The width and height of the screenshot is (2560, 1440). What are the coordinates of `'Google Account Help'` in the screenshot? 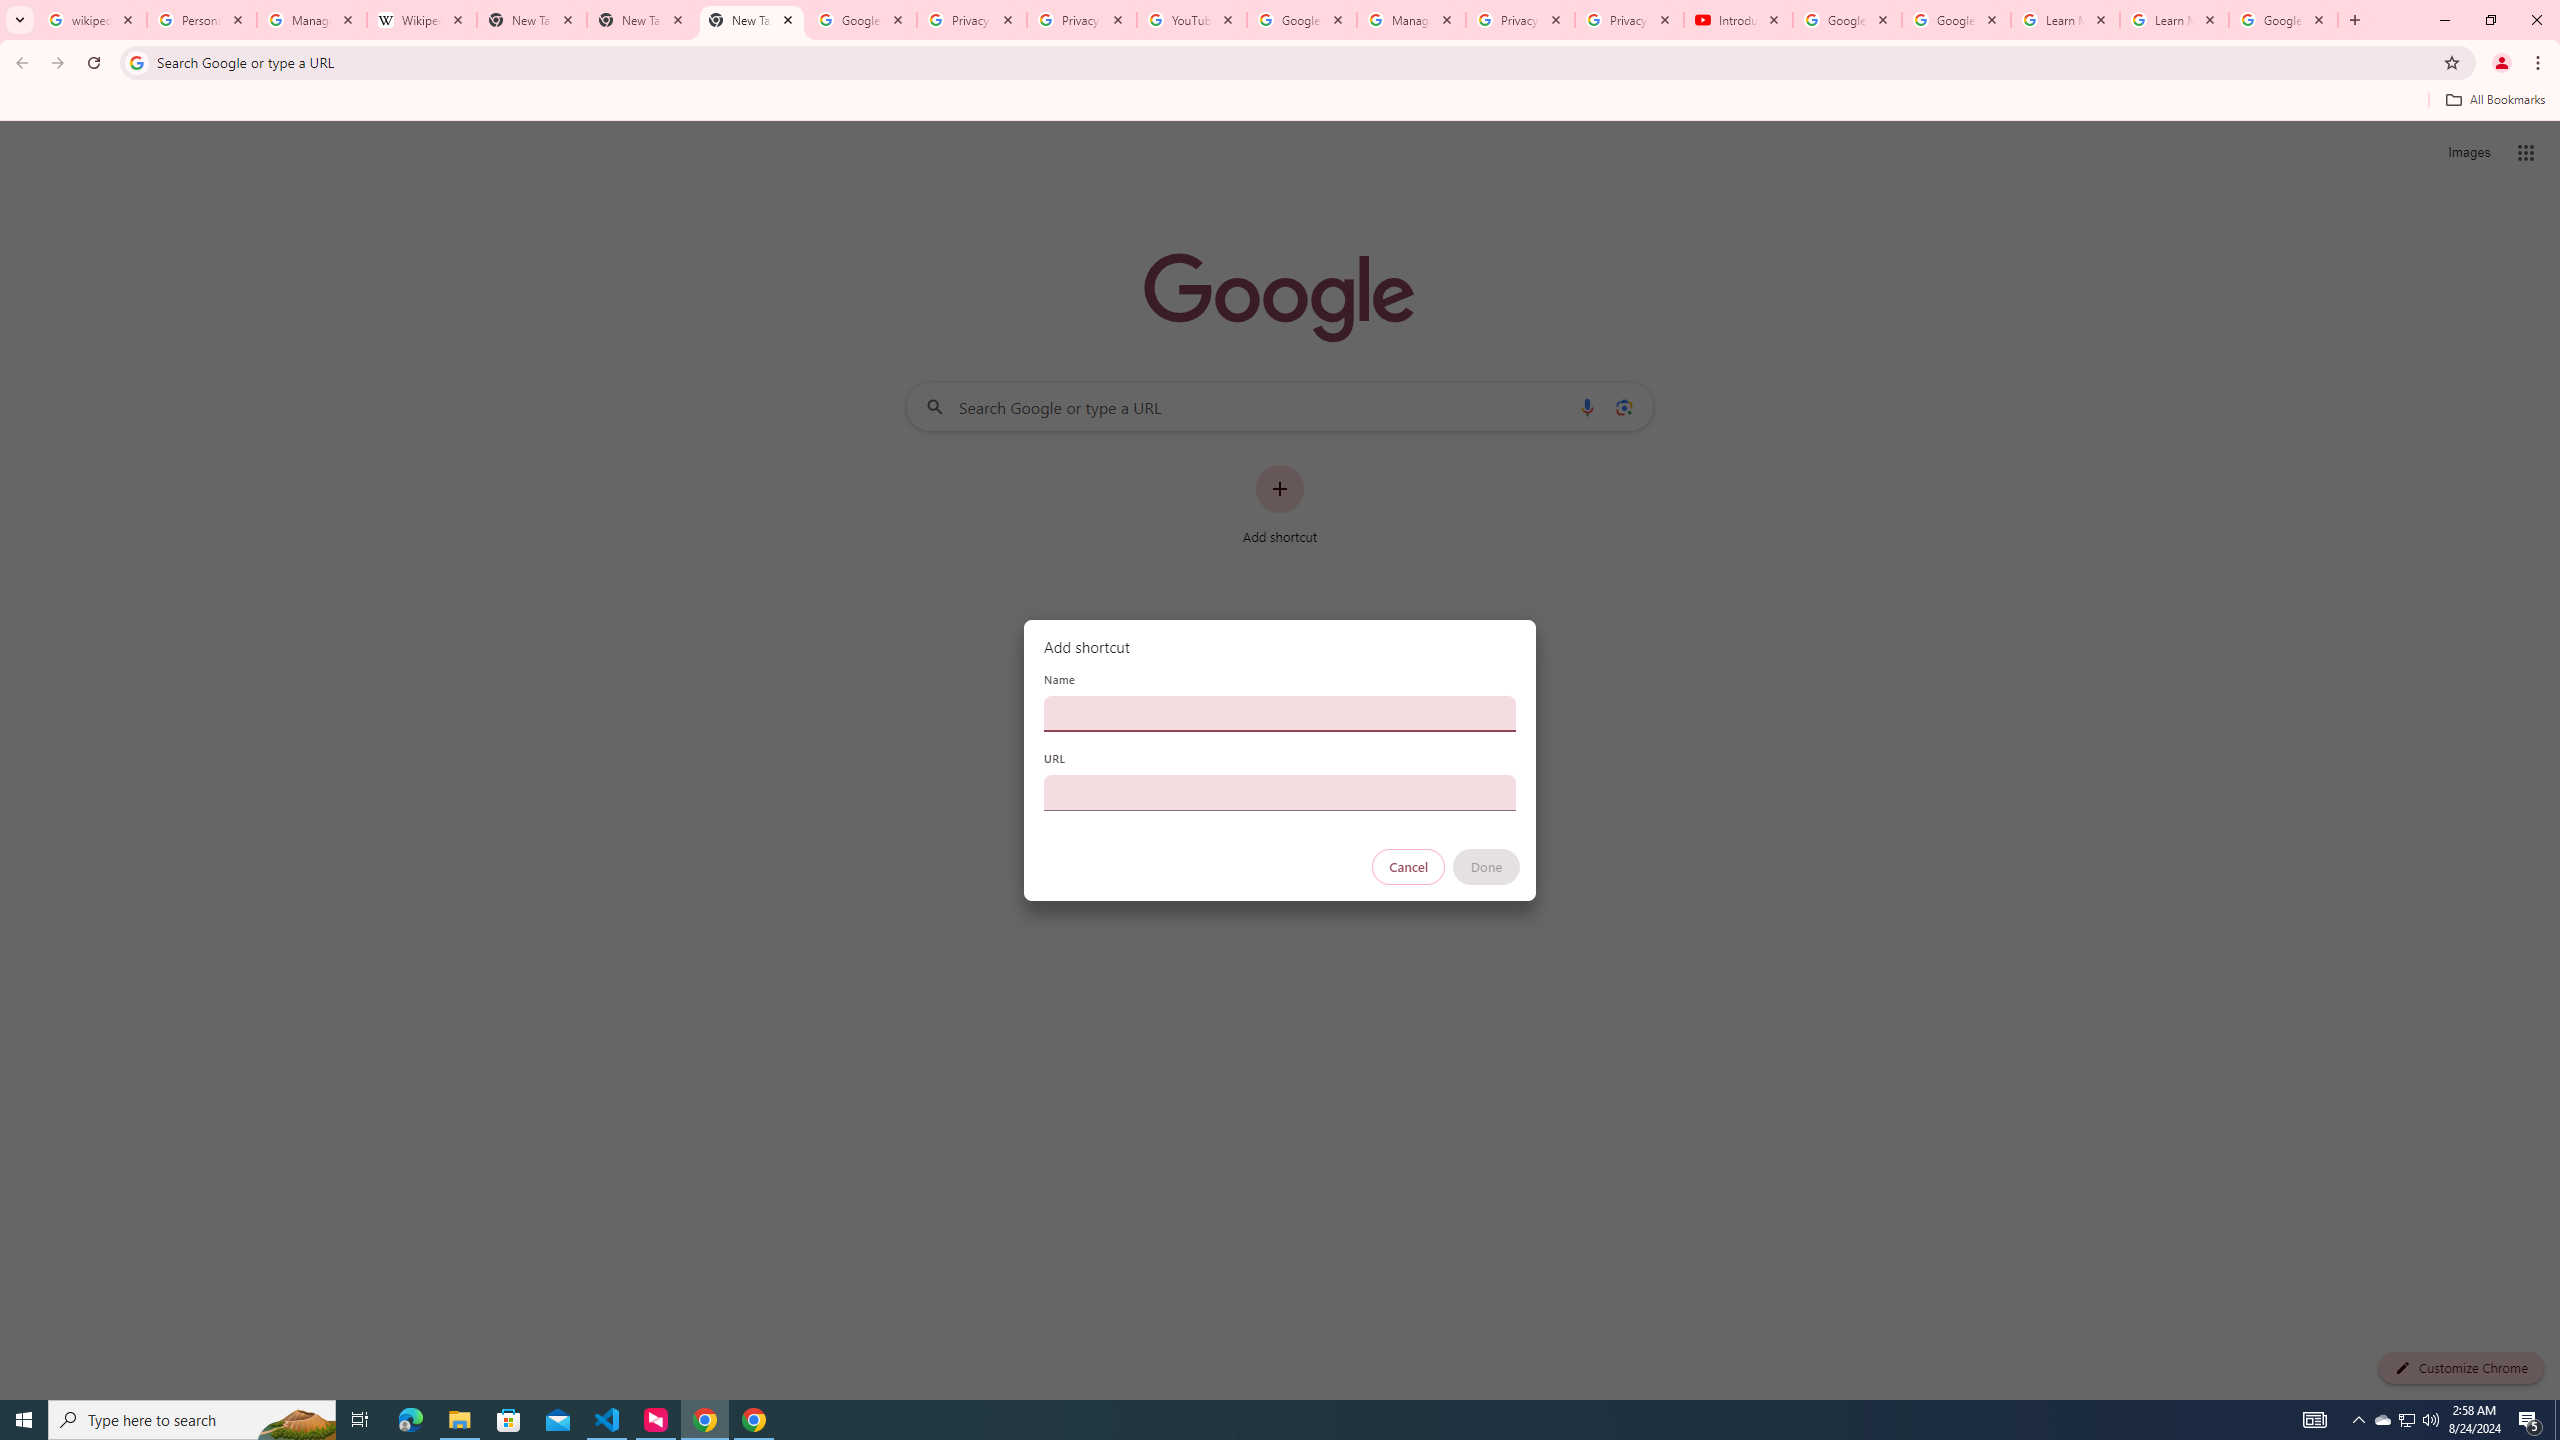 It's located at (1846, 19).